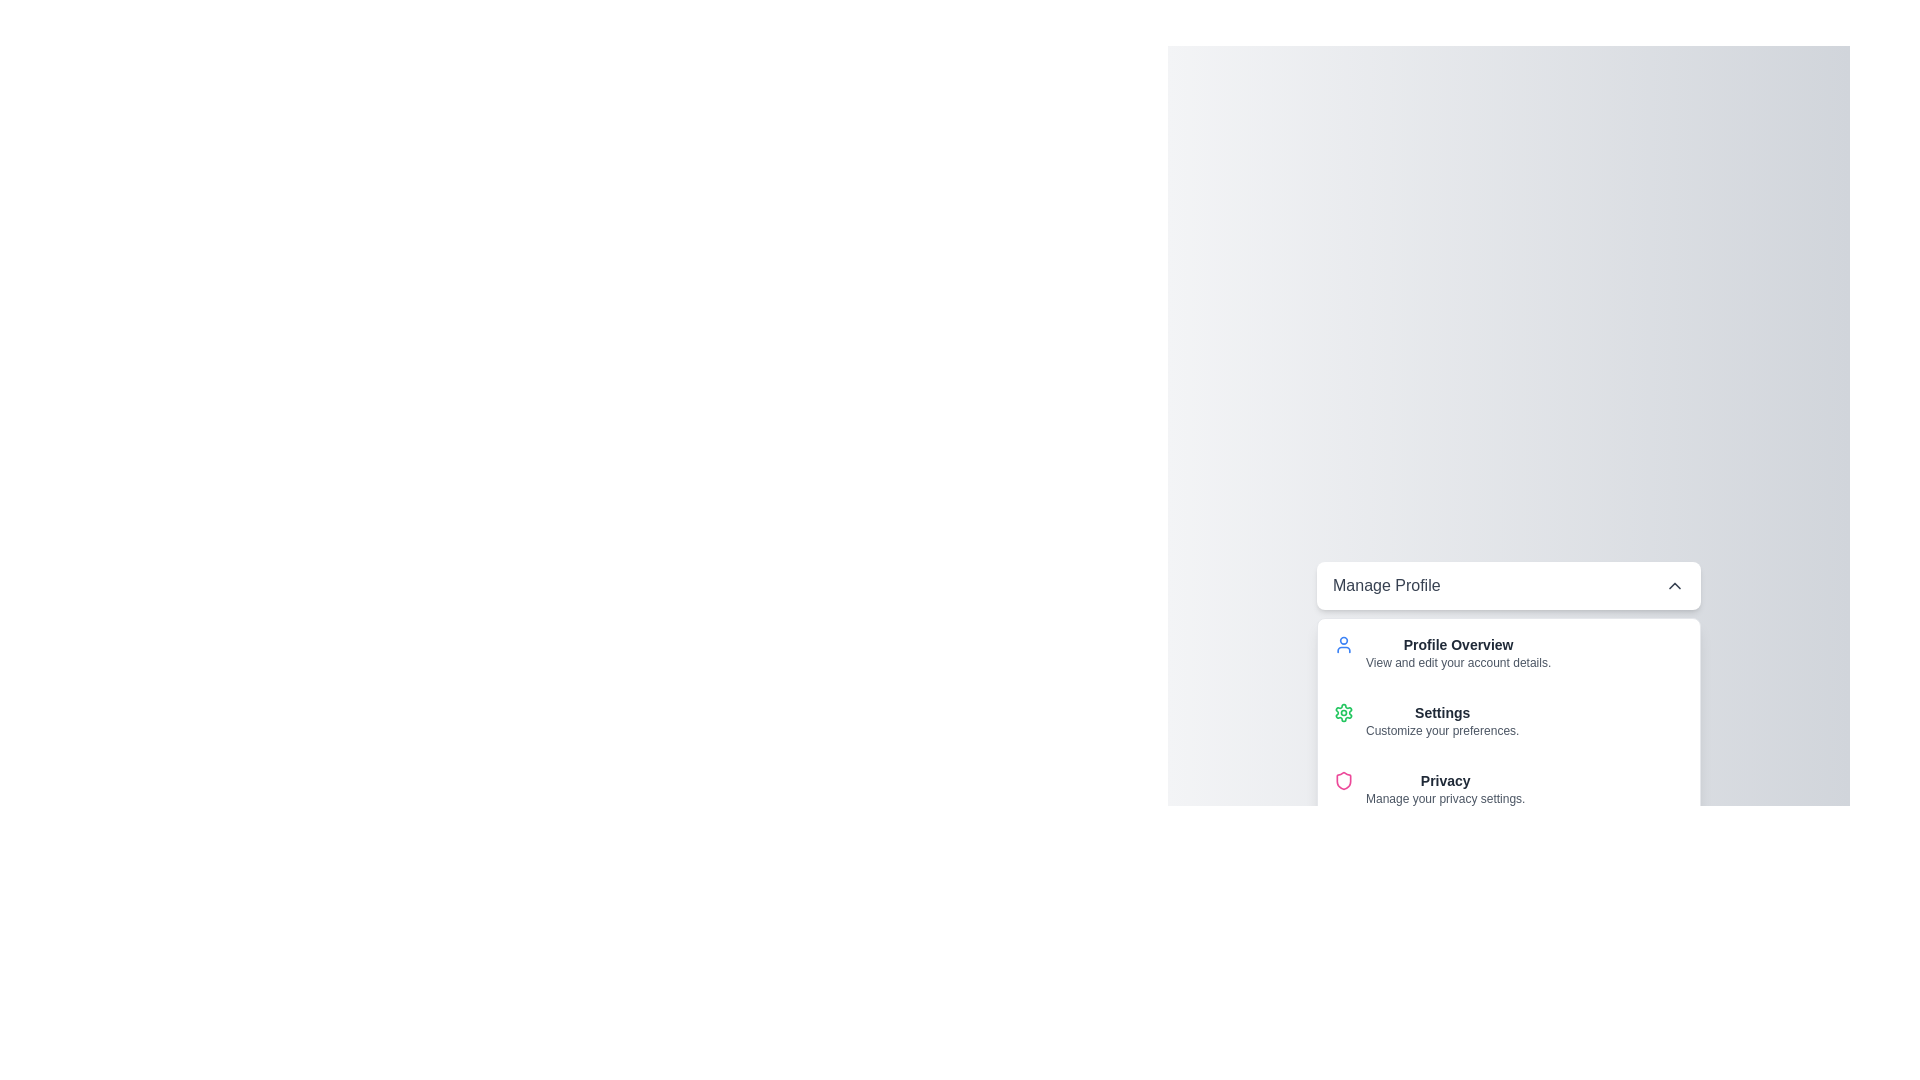 The image size is (1920, 1080). Describe the element at coordinates (1344, 712) in the screenshot. I see `the gear icon located to the left of the 'Settings' label in the 'Manage Profile' menu` at that location.